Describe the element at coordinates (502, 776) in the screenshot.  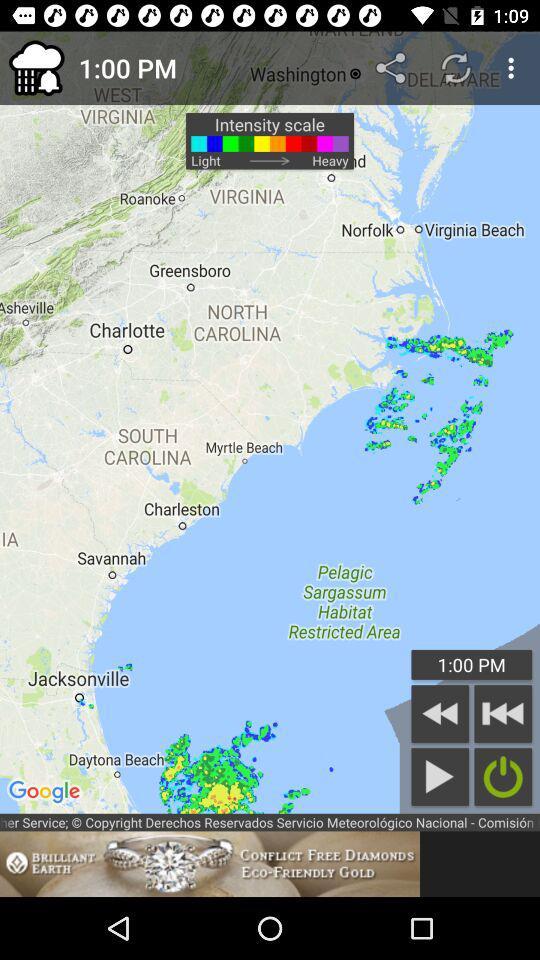
I see `the power icon` at that location.